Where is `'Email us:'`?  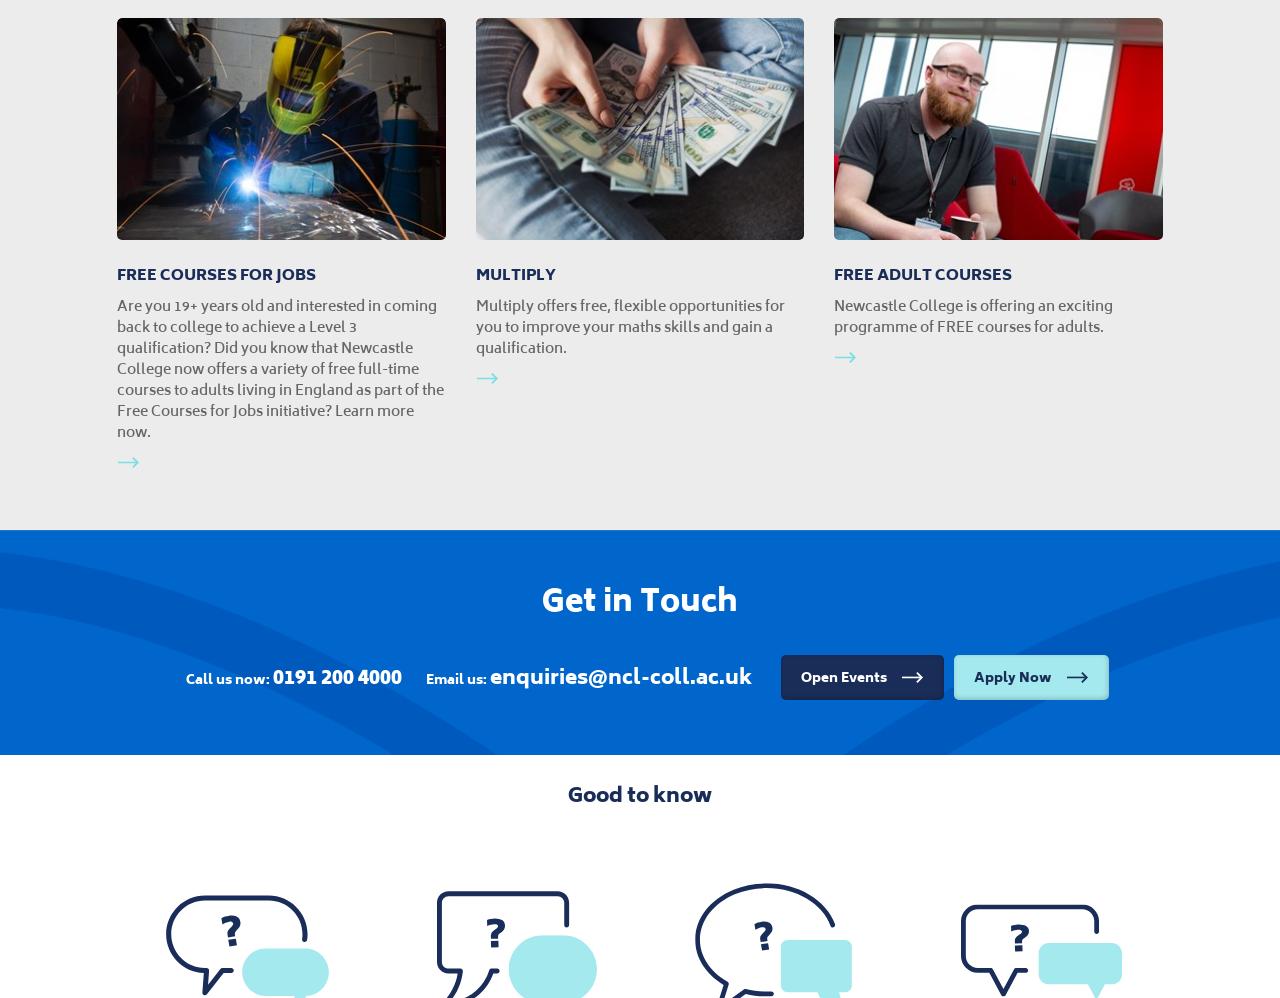
'Email us:' is located at coordinates (456, 678).